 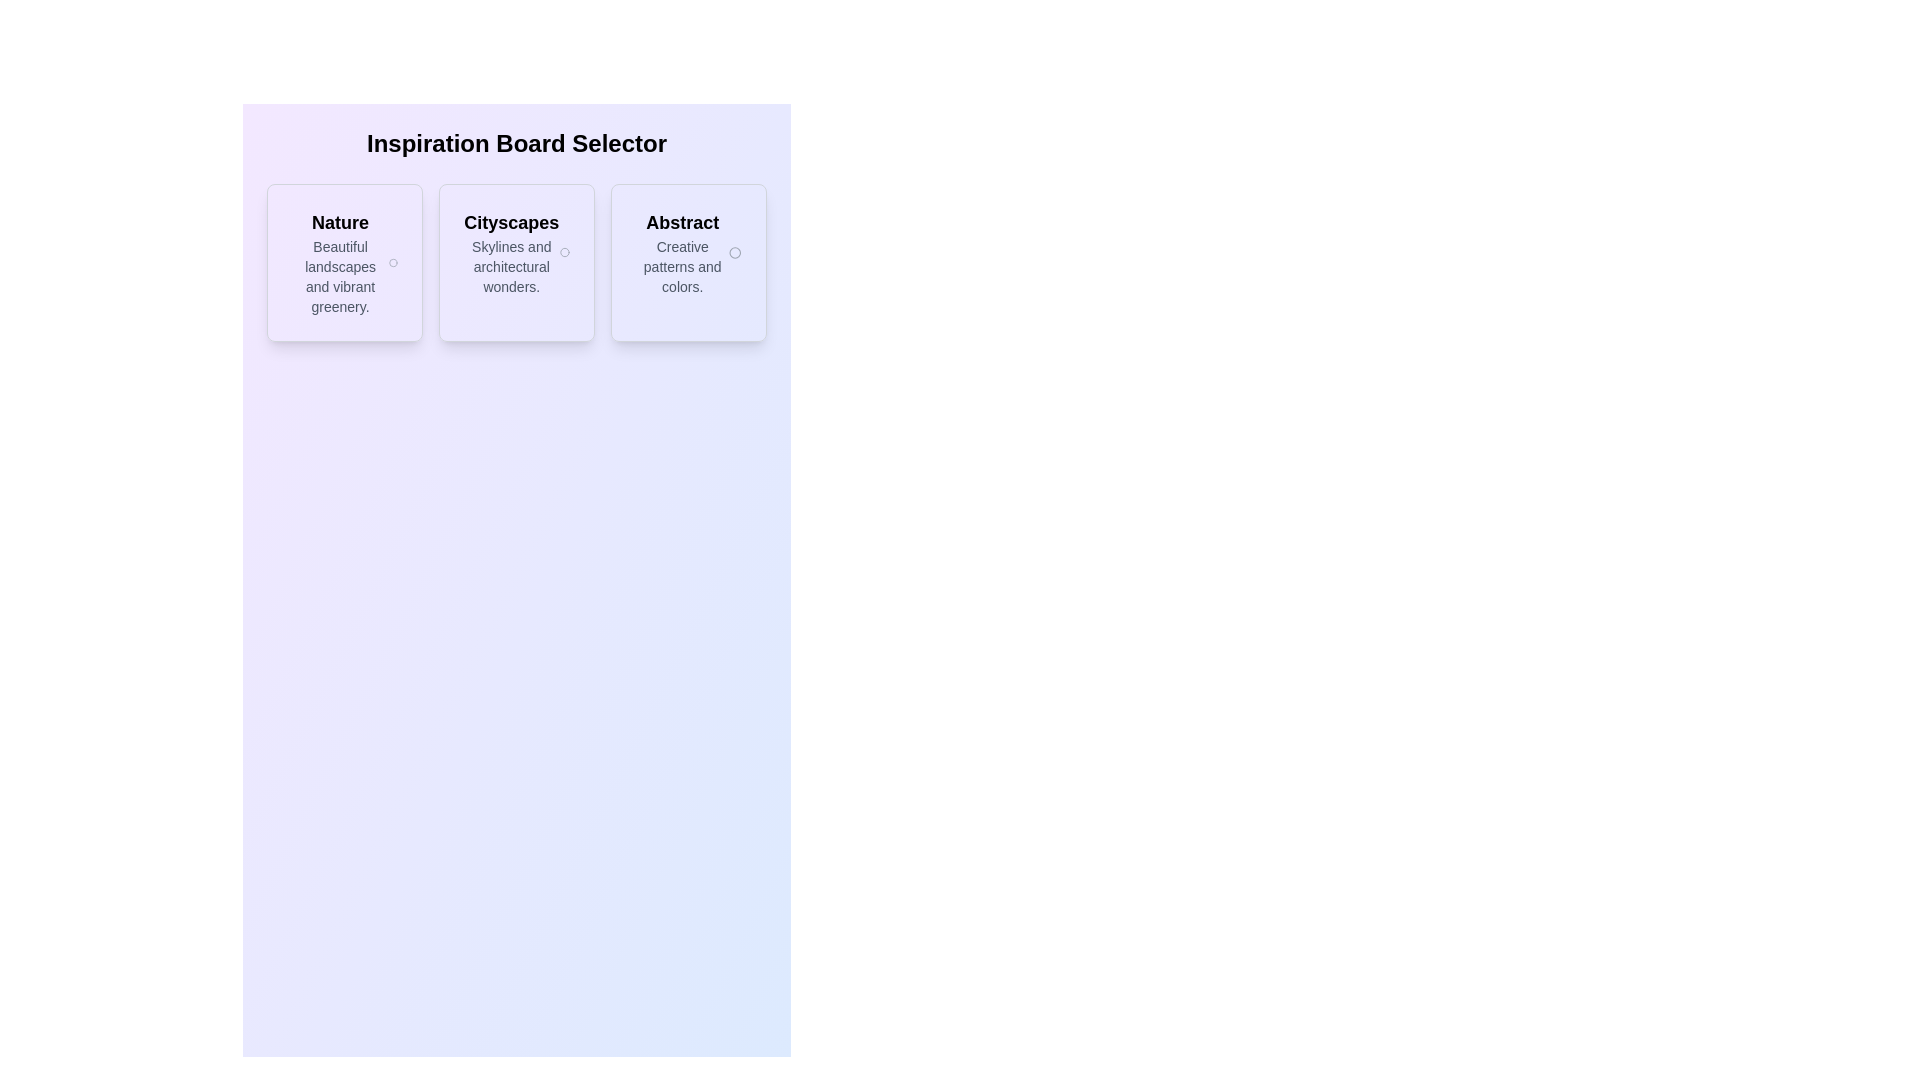 What do you see at coordinates (563, 252) in the screenshot?
I see `the radio button located in the middle card labeled 'Cityscapes' within the 'Inspiration Board Selector'` at bounding box center [563, 252].